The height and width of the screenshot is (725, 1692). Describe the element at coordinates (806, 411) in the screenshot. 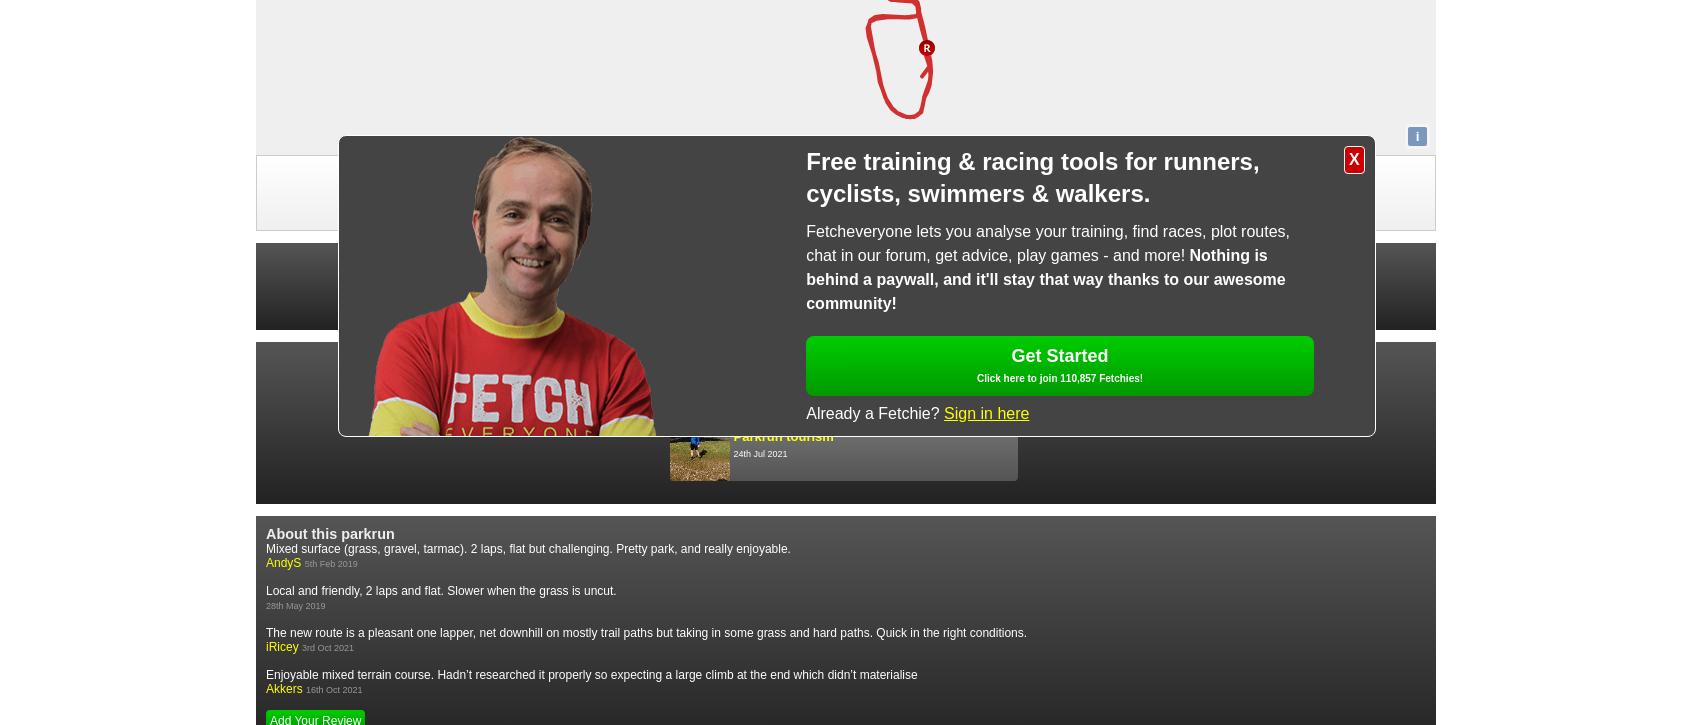

I see `'Already a Fetchie?'` at that location.